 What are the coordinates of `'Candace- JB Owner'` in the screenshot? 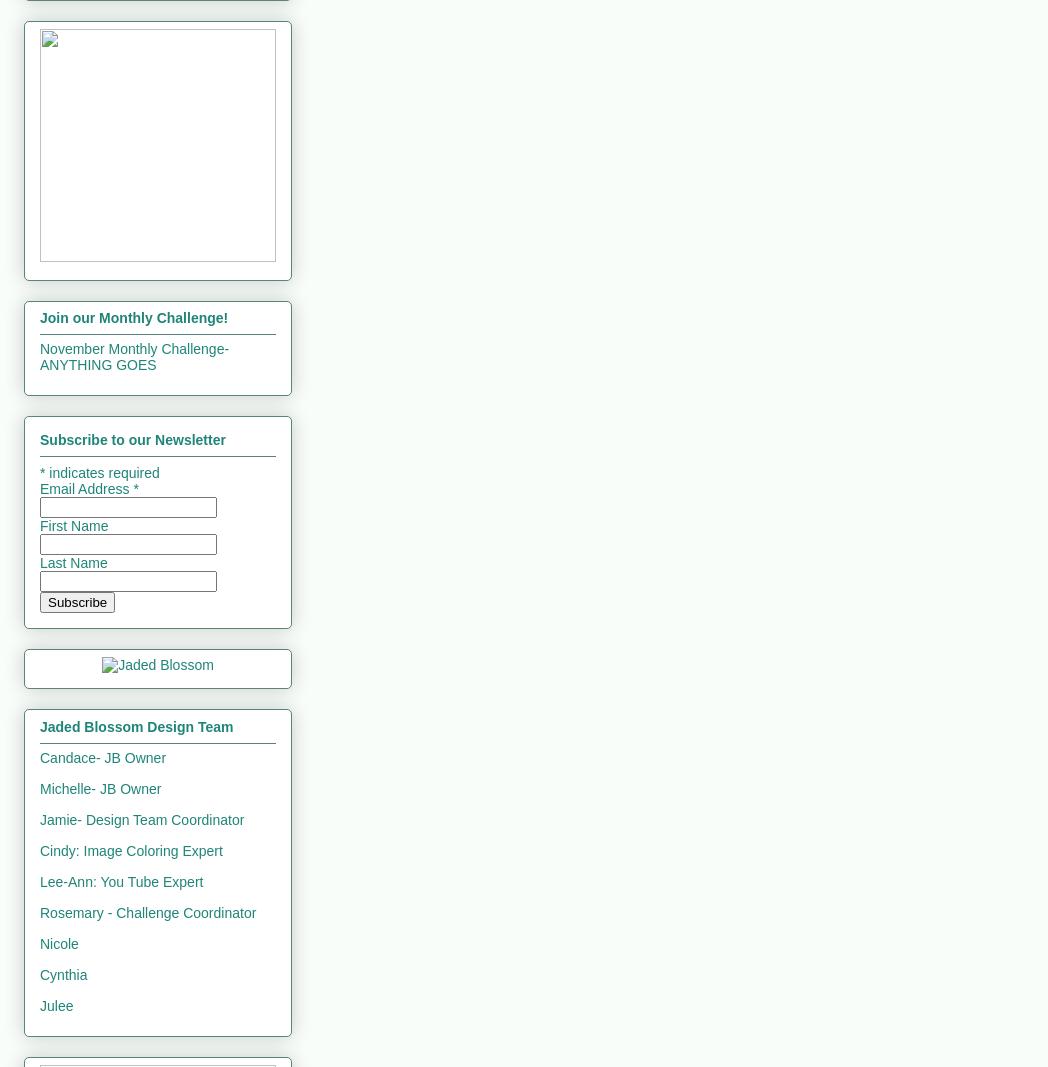 It's located at (102, 756).